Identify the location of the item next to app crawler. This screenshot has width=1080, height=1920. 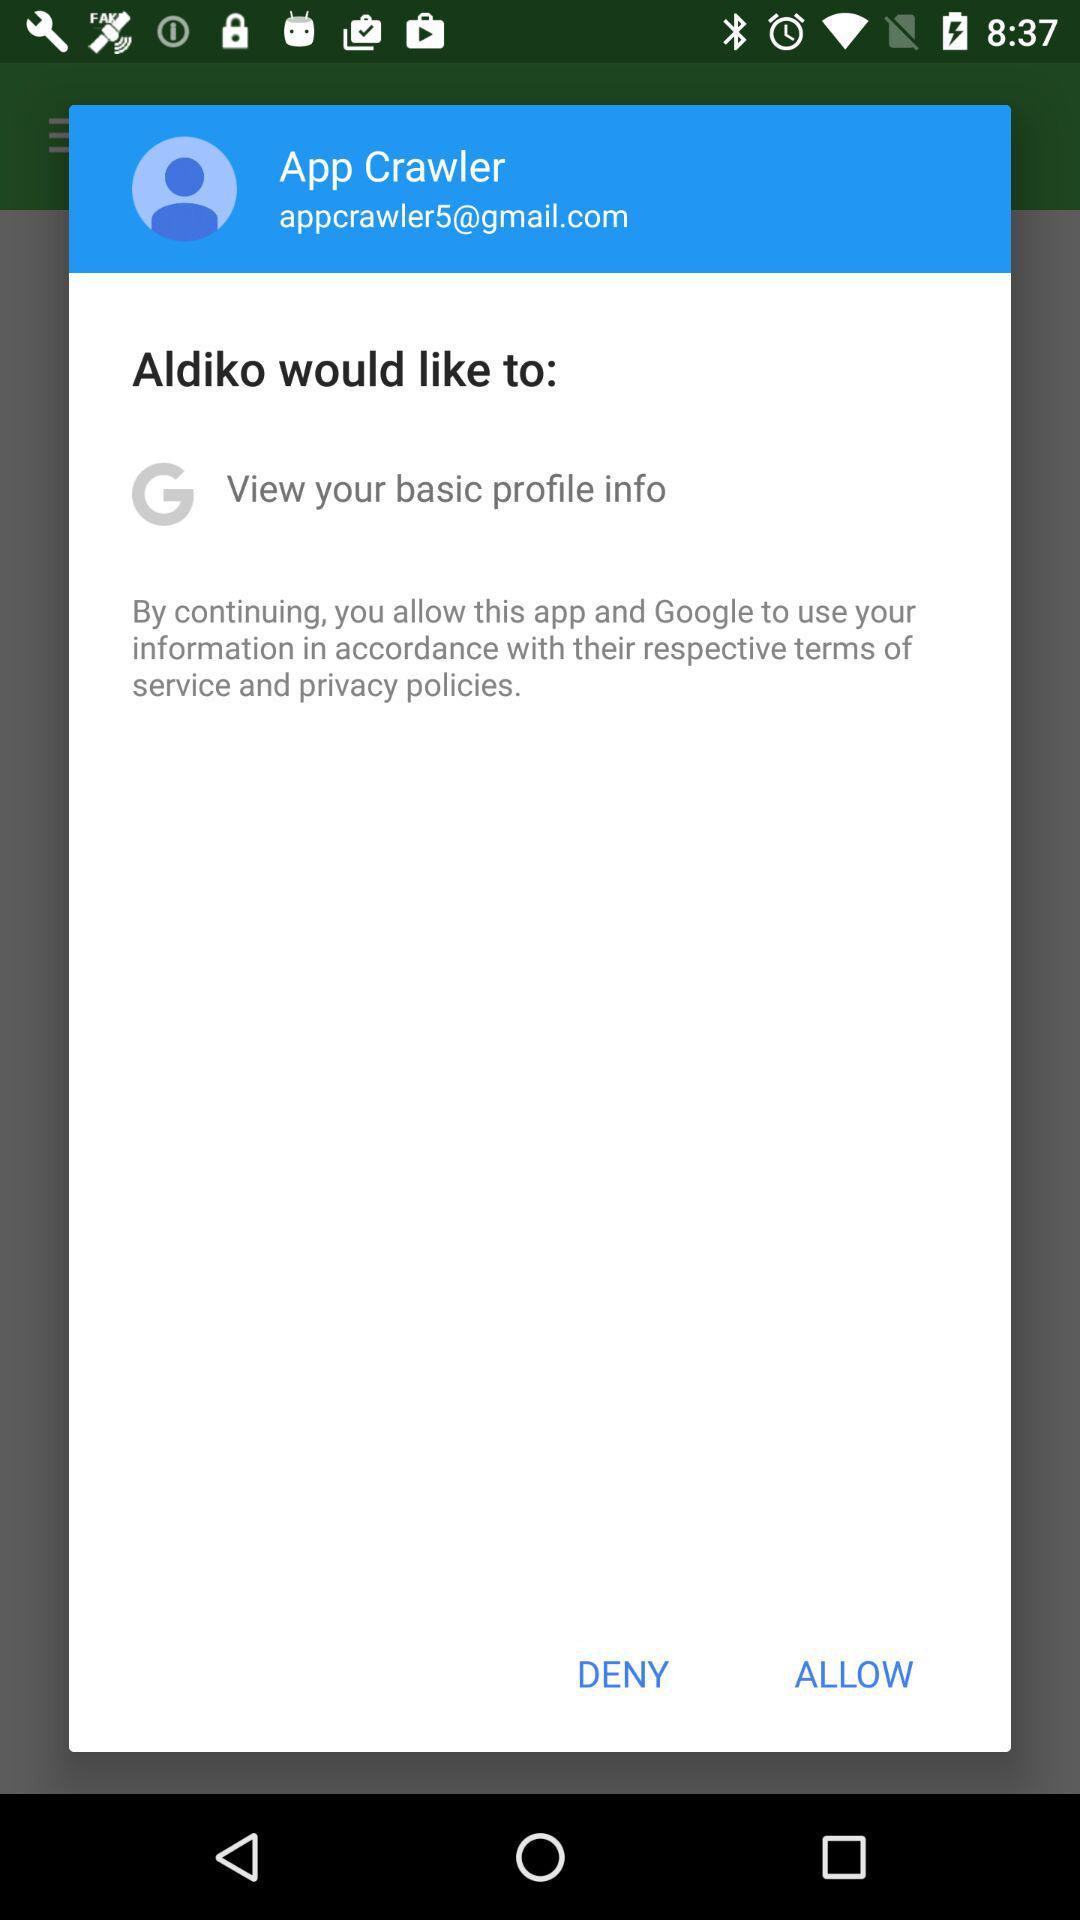
(184, 188).